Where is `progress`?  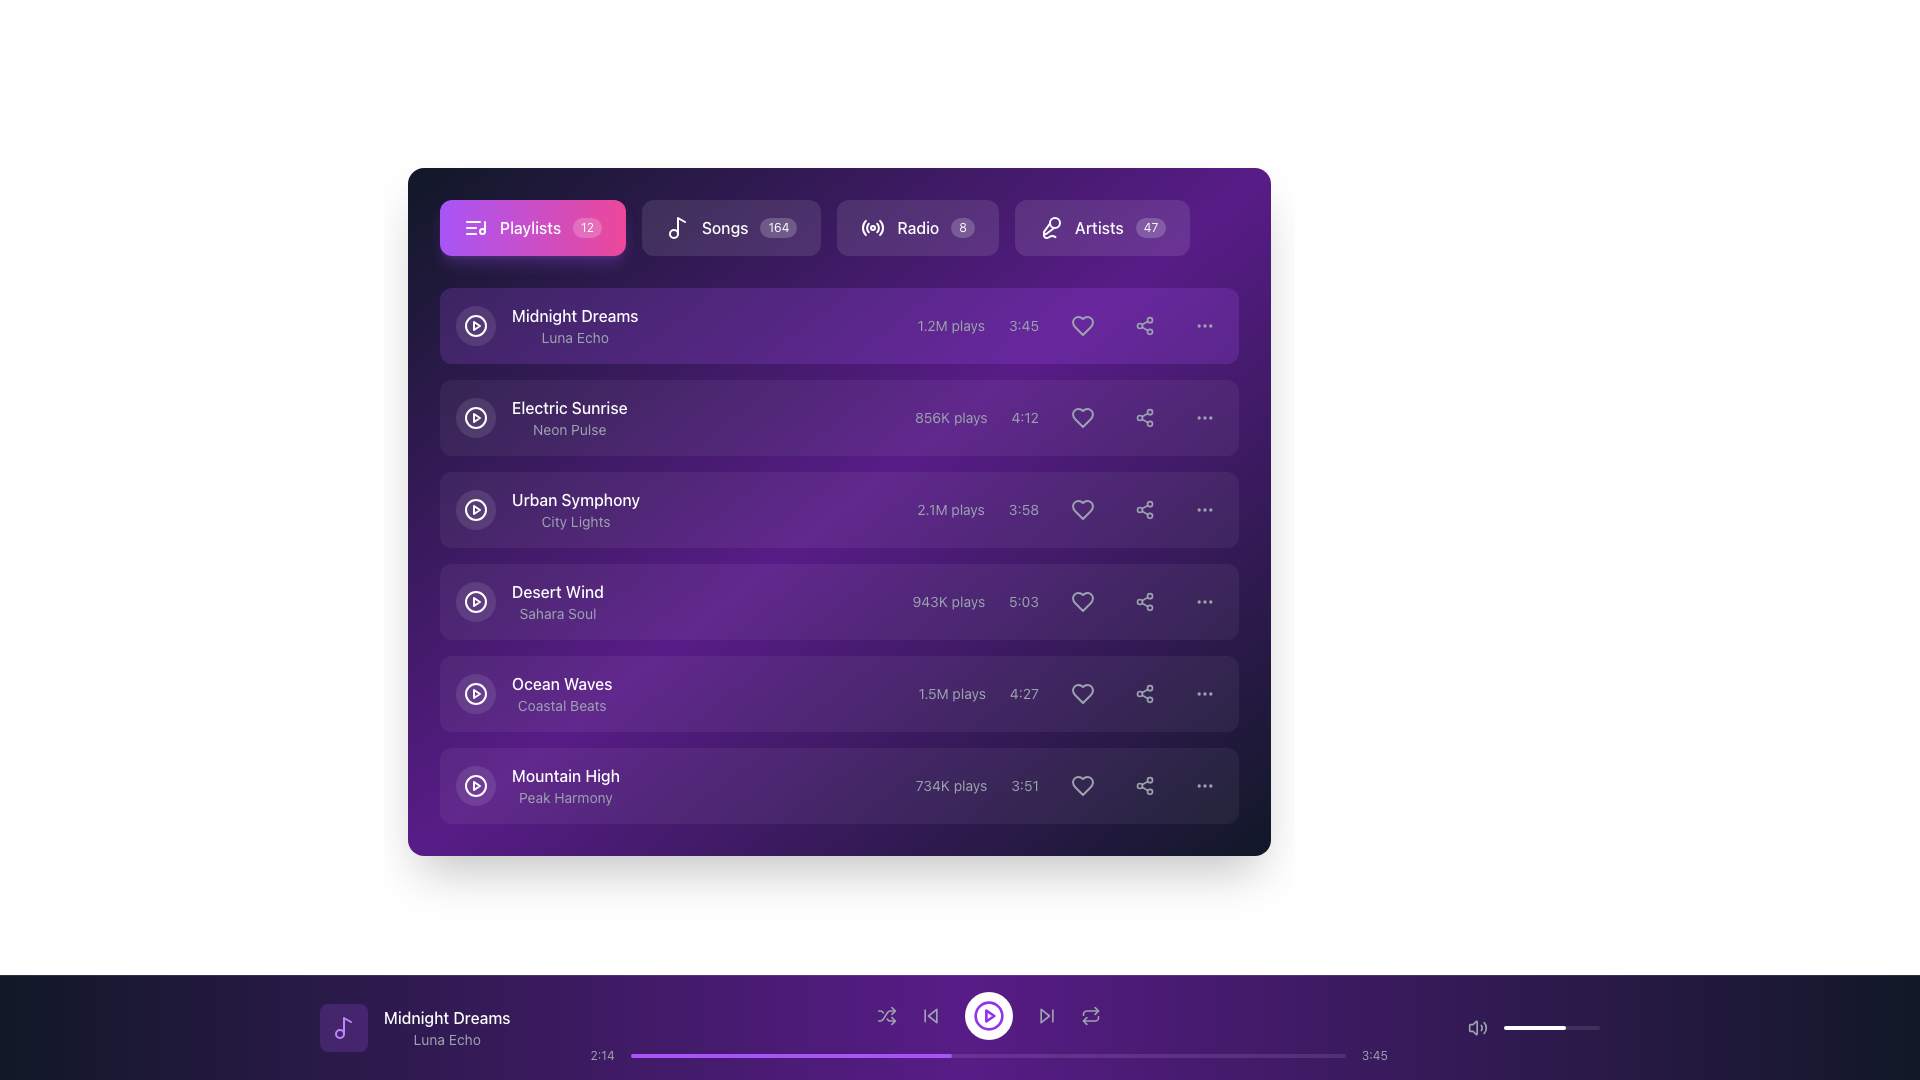
progress is located at coordinates (1216, 1055).